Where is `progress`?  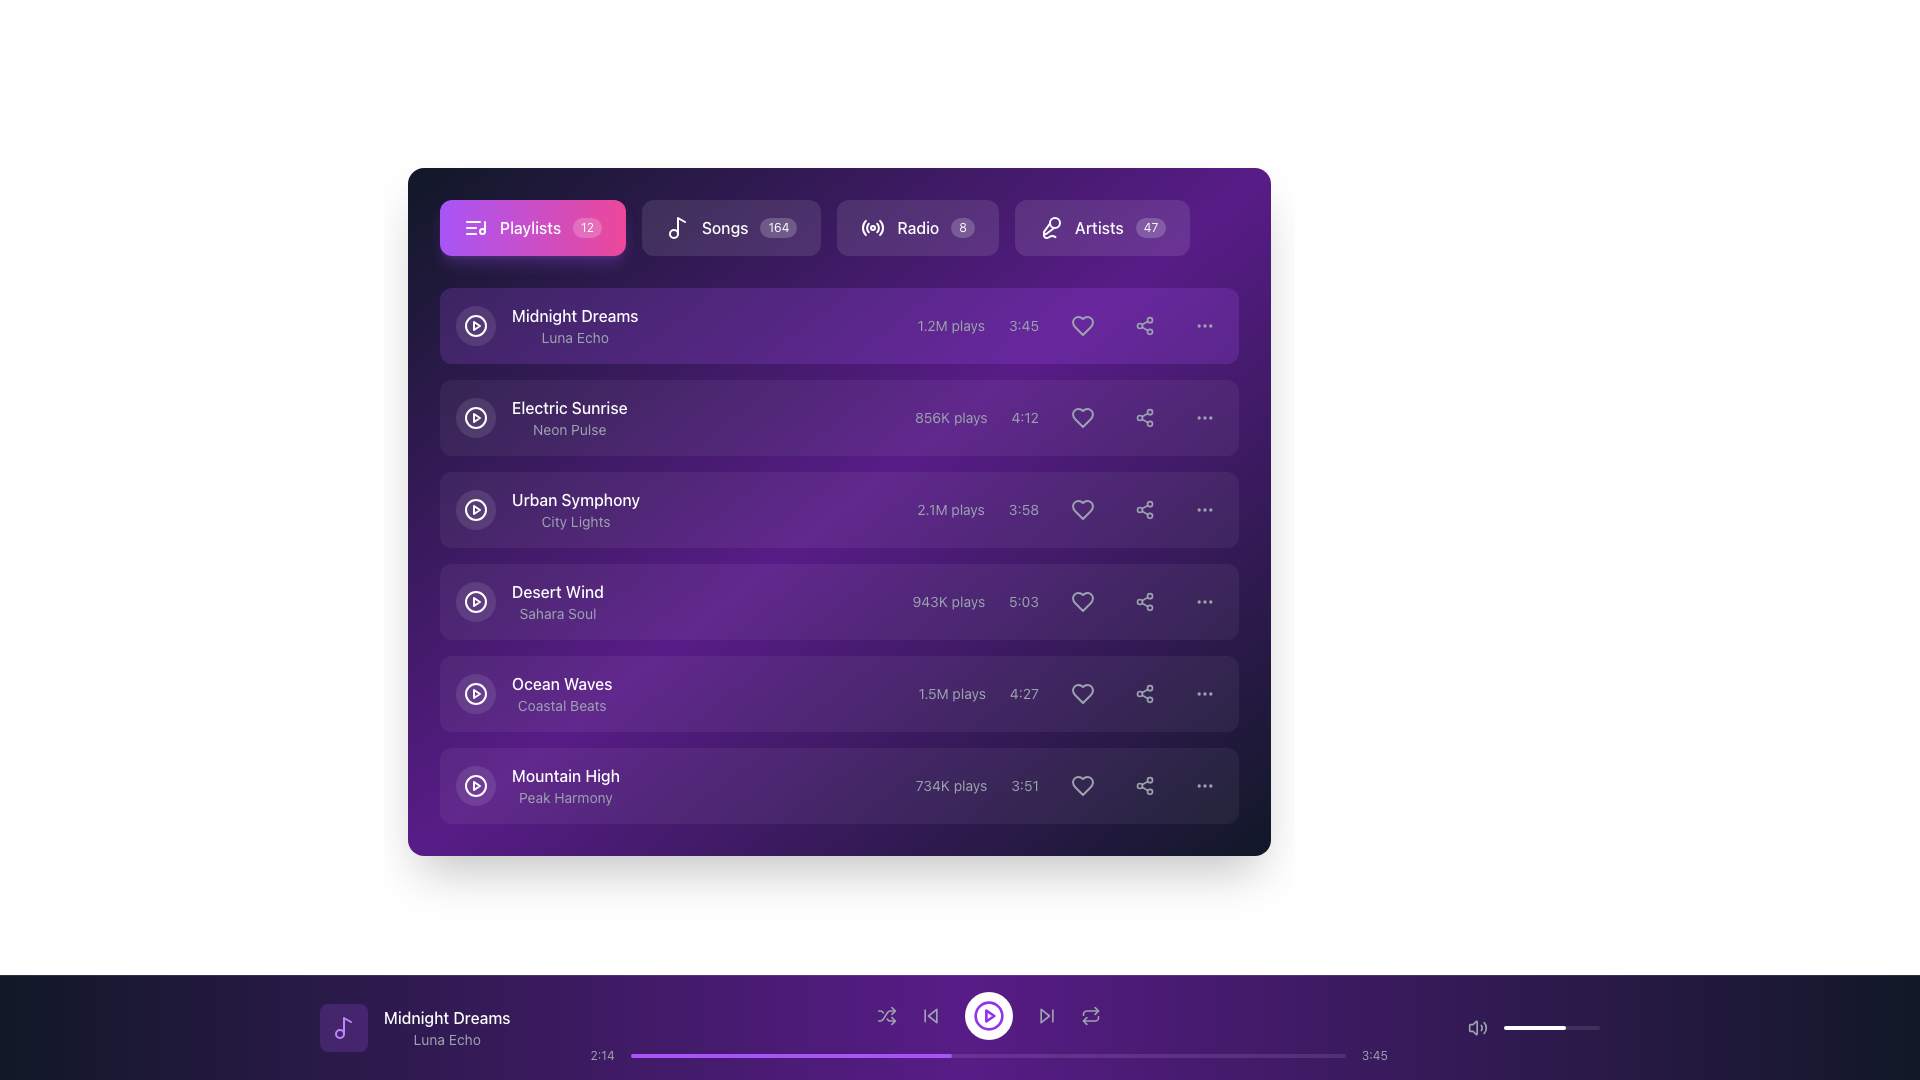
progress is located at coordinates (1216, 1055).